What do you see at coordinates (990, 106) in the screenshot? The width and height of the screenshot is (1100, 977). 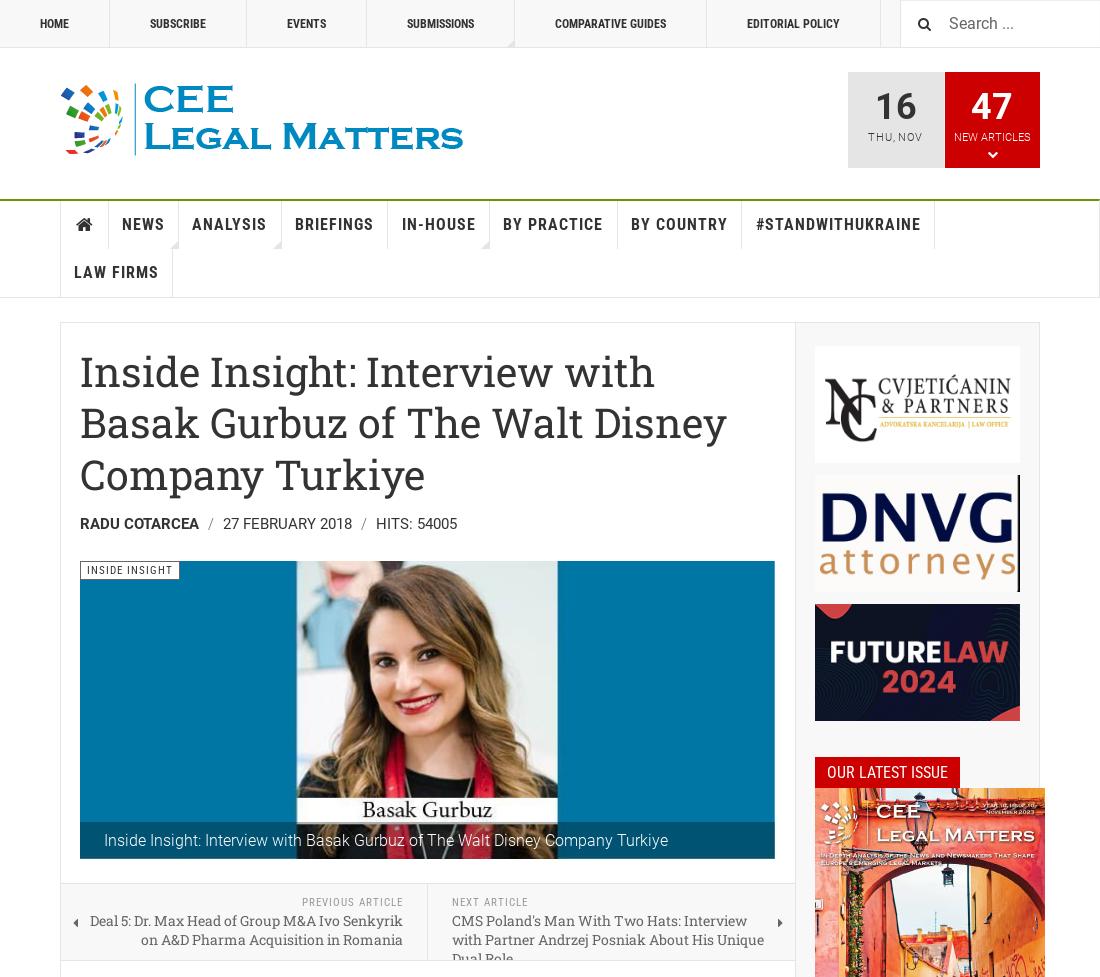 I see `'47'` at bounding box center [990, 106].